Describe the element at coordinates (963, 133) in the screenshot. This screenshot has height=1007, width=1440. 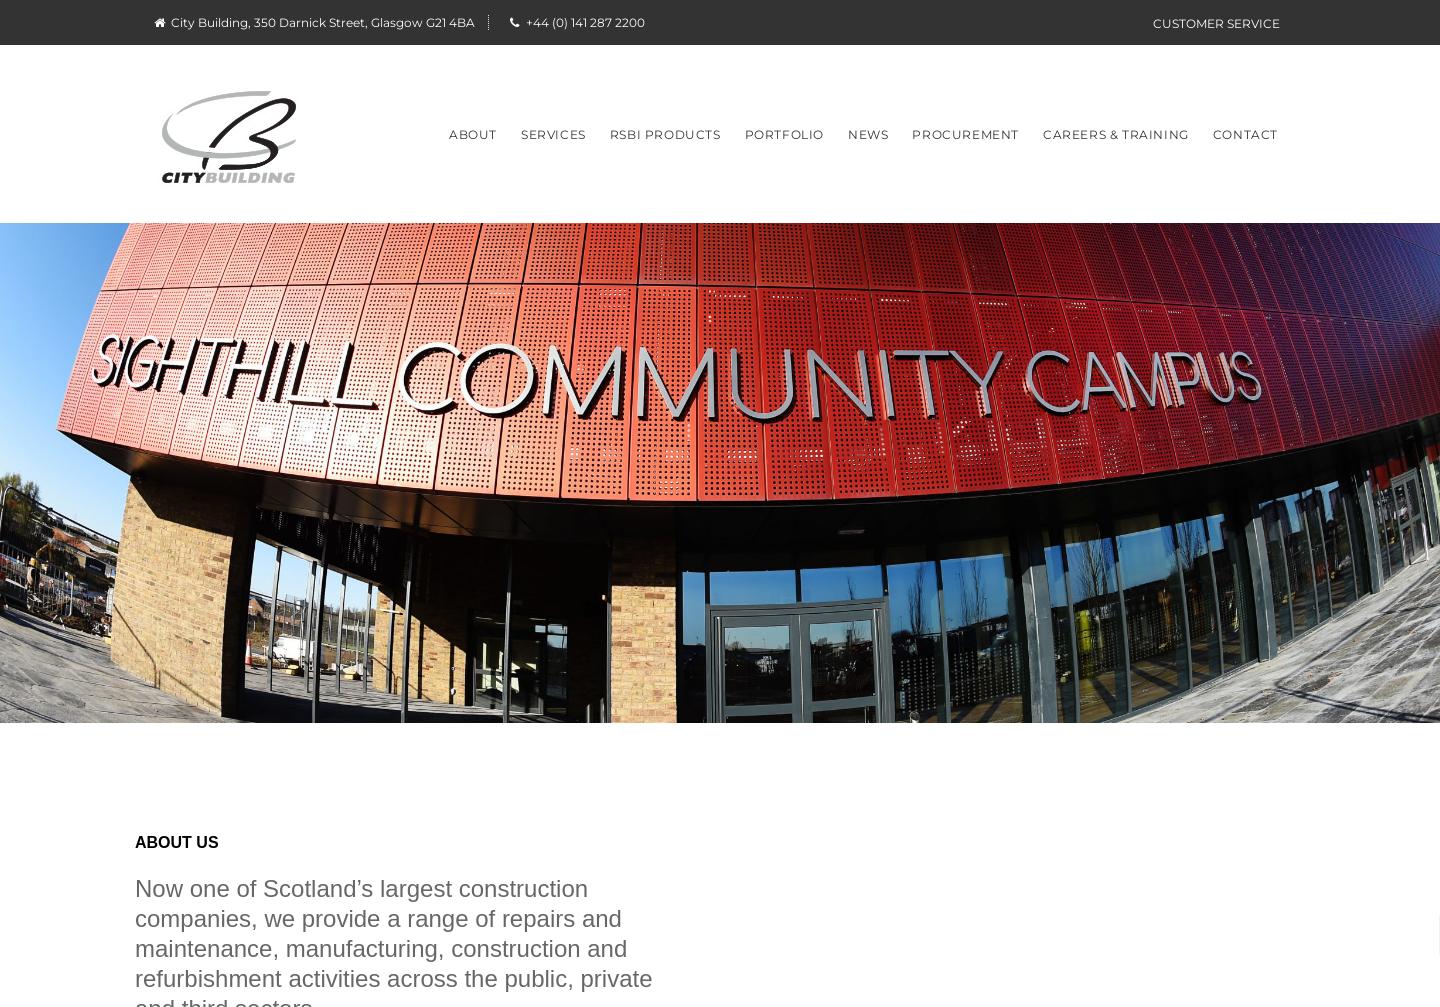
I see `'Procurement'` at that location.